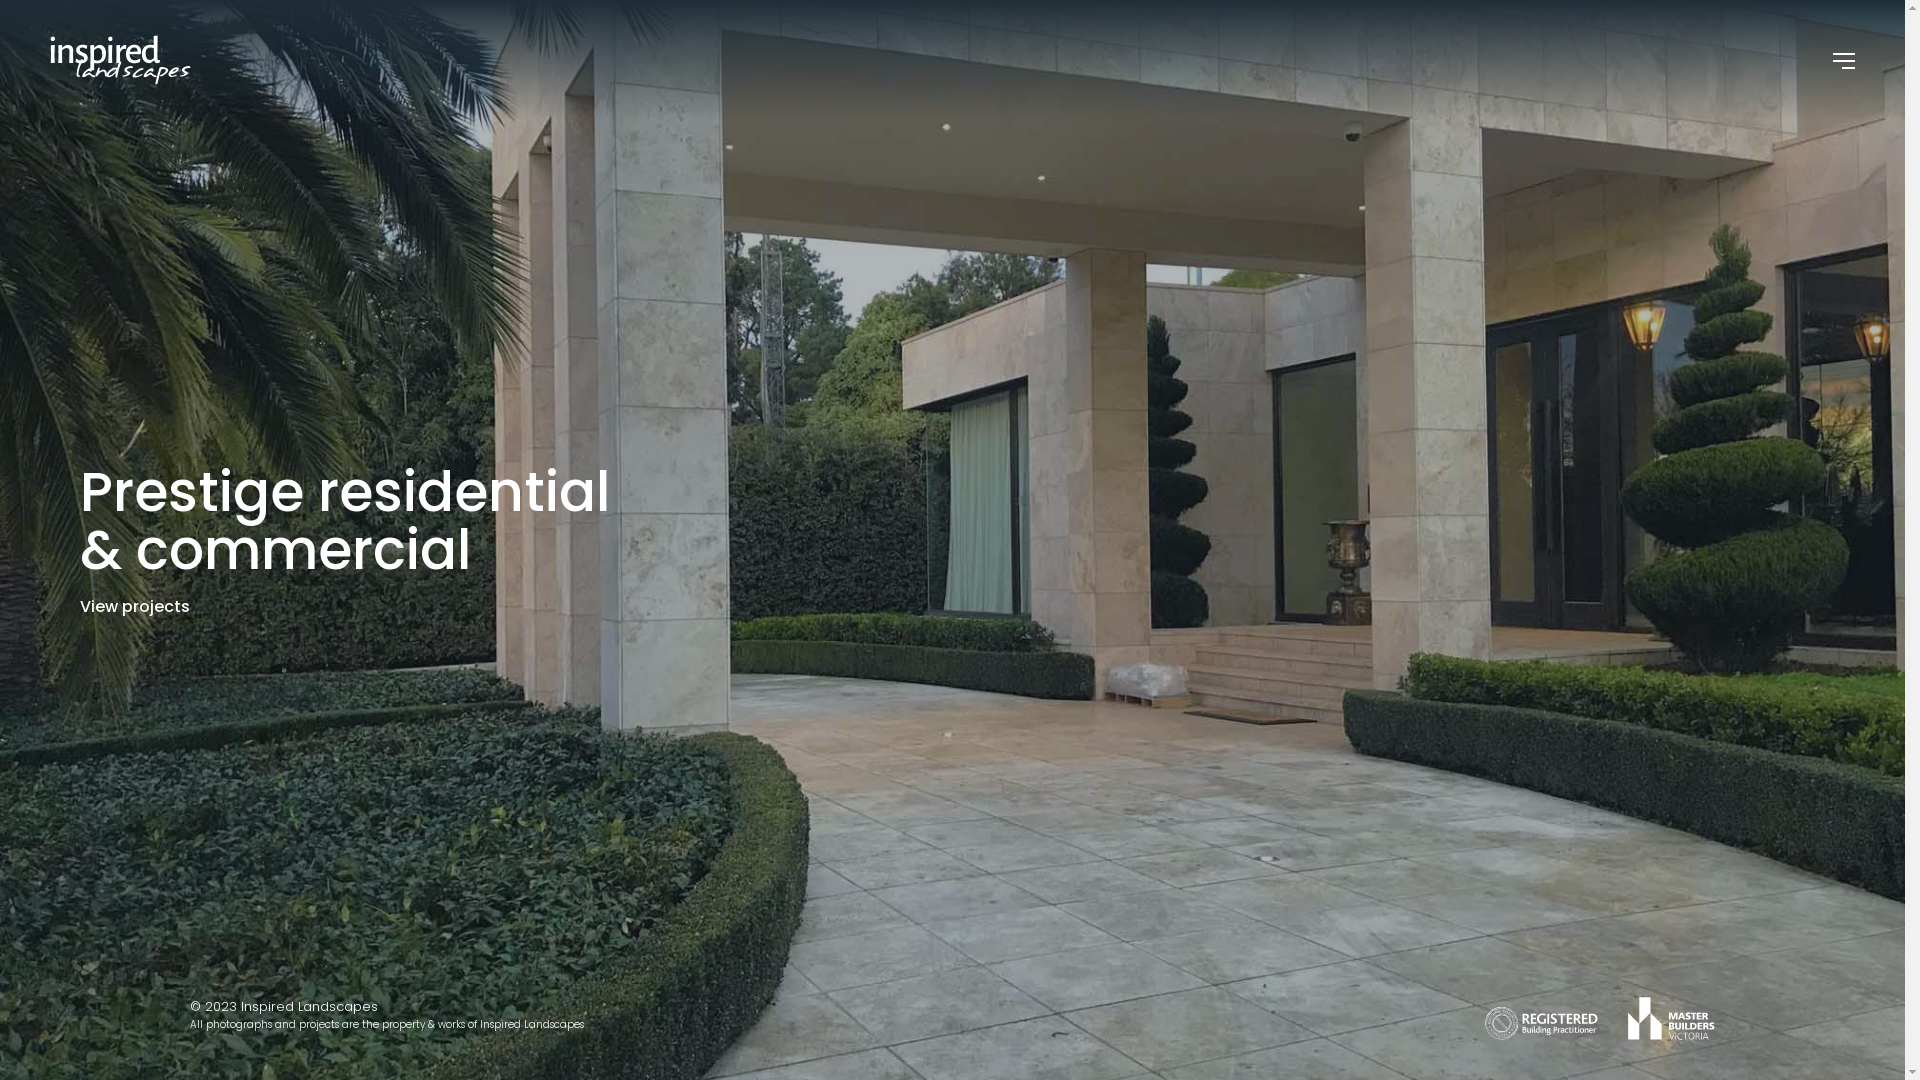 The height and width of the screenshot is (1080, 1920). What do you see at coordinates (133, 605) in the screenshot?
I see `'View projects'` at bounding box center [133, 605].